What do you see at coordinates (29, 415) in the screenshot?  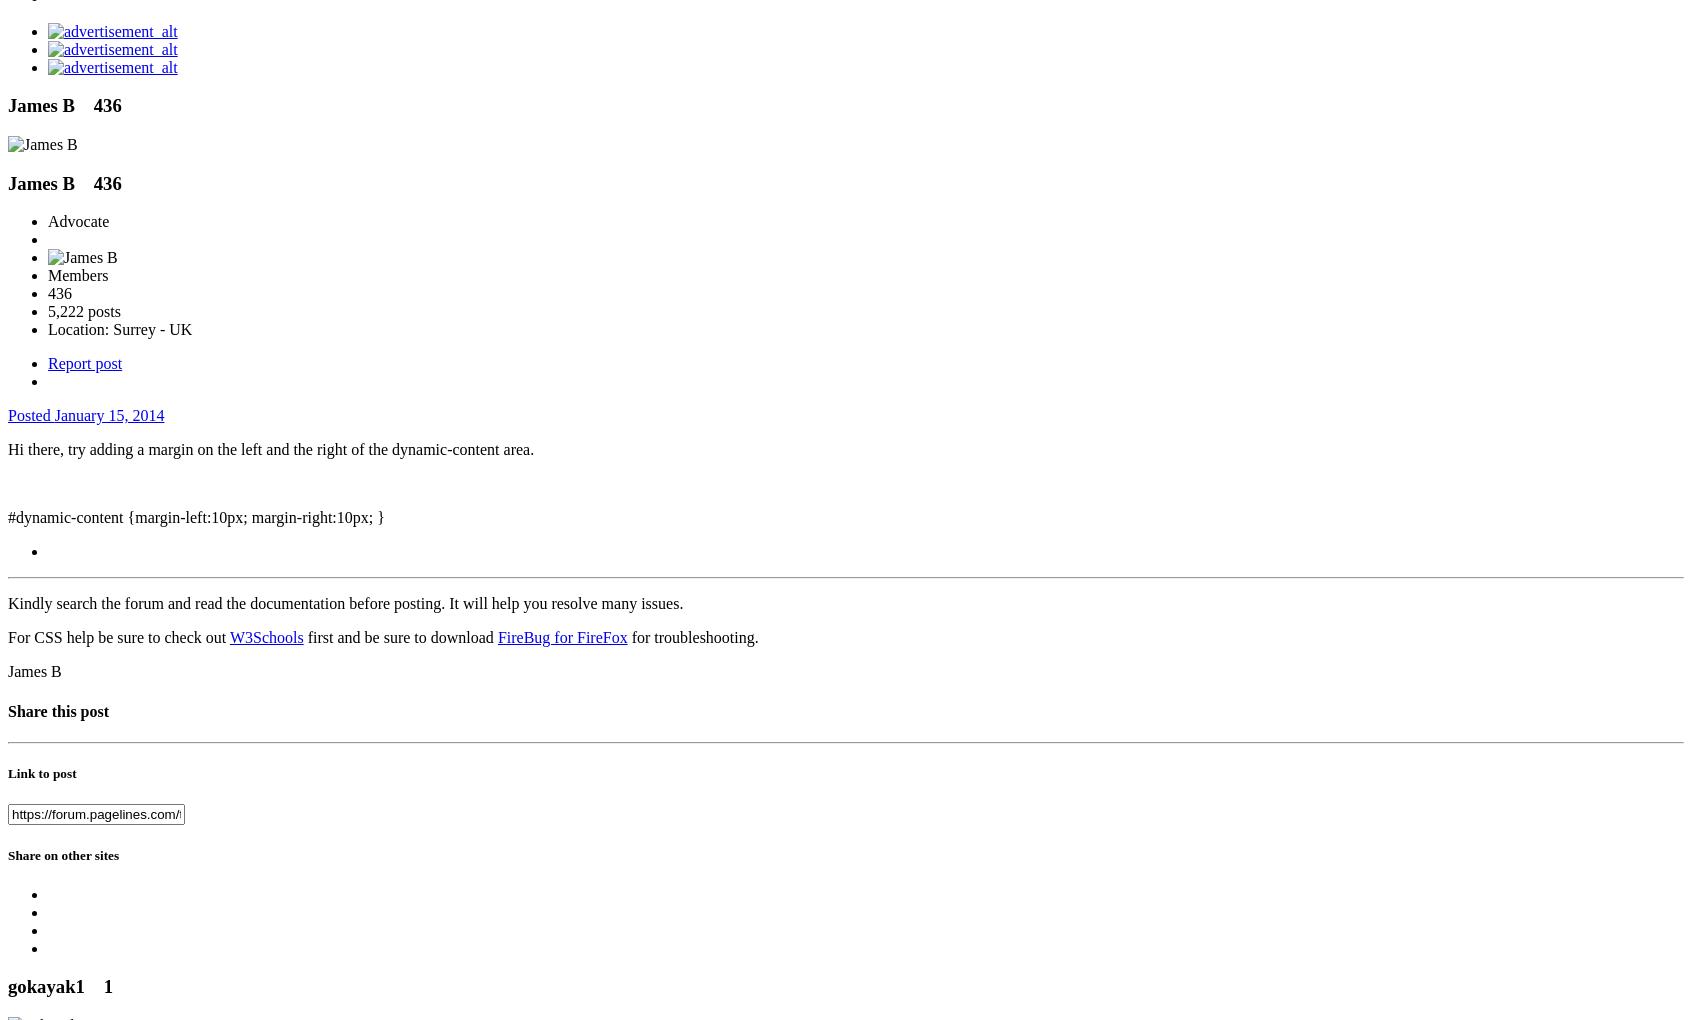 I see `'Posted'` at bounding box center [29, 415].